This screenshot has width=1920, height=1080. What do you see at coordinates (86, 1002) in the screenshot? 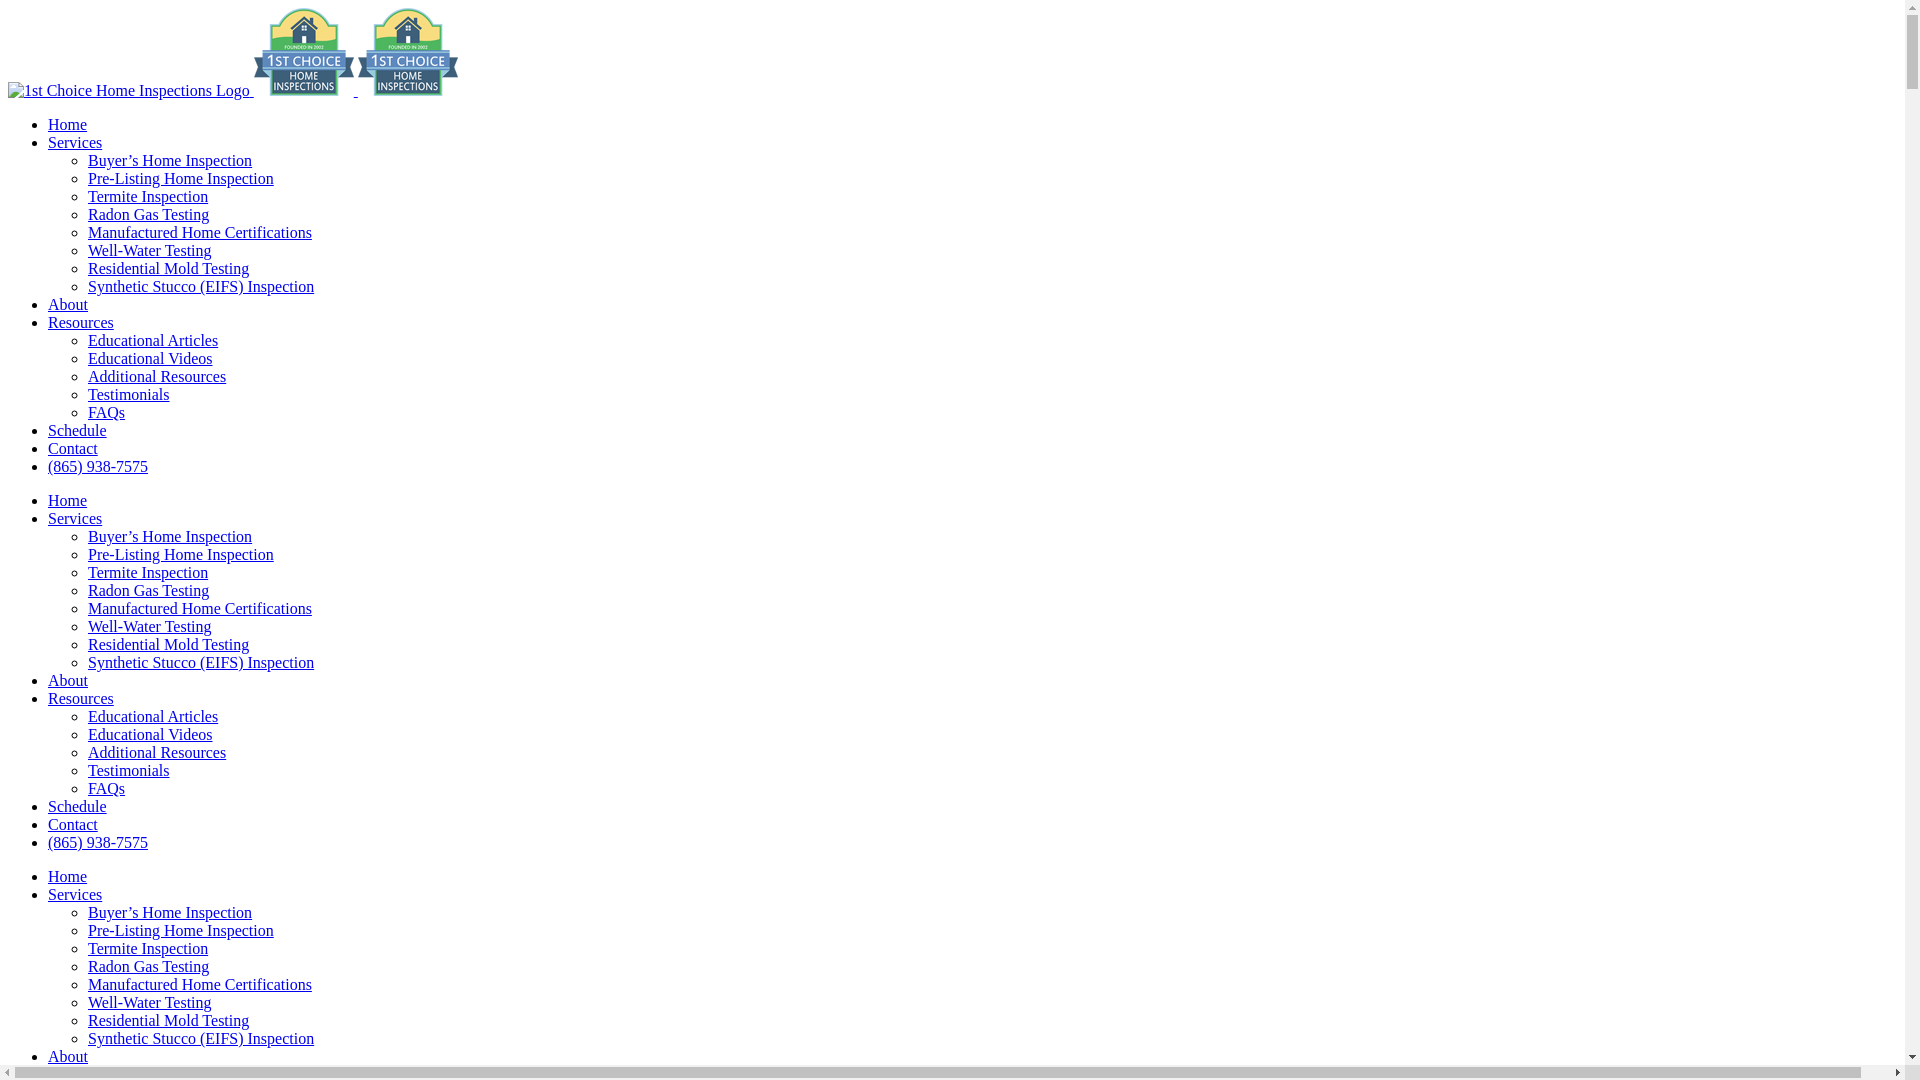
I see `'Well-Water Testing'` at bounding box center [86, 1002].